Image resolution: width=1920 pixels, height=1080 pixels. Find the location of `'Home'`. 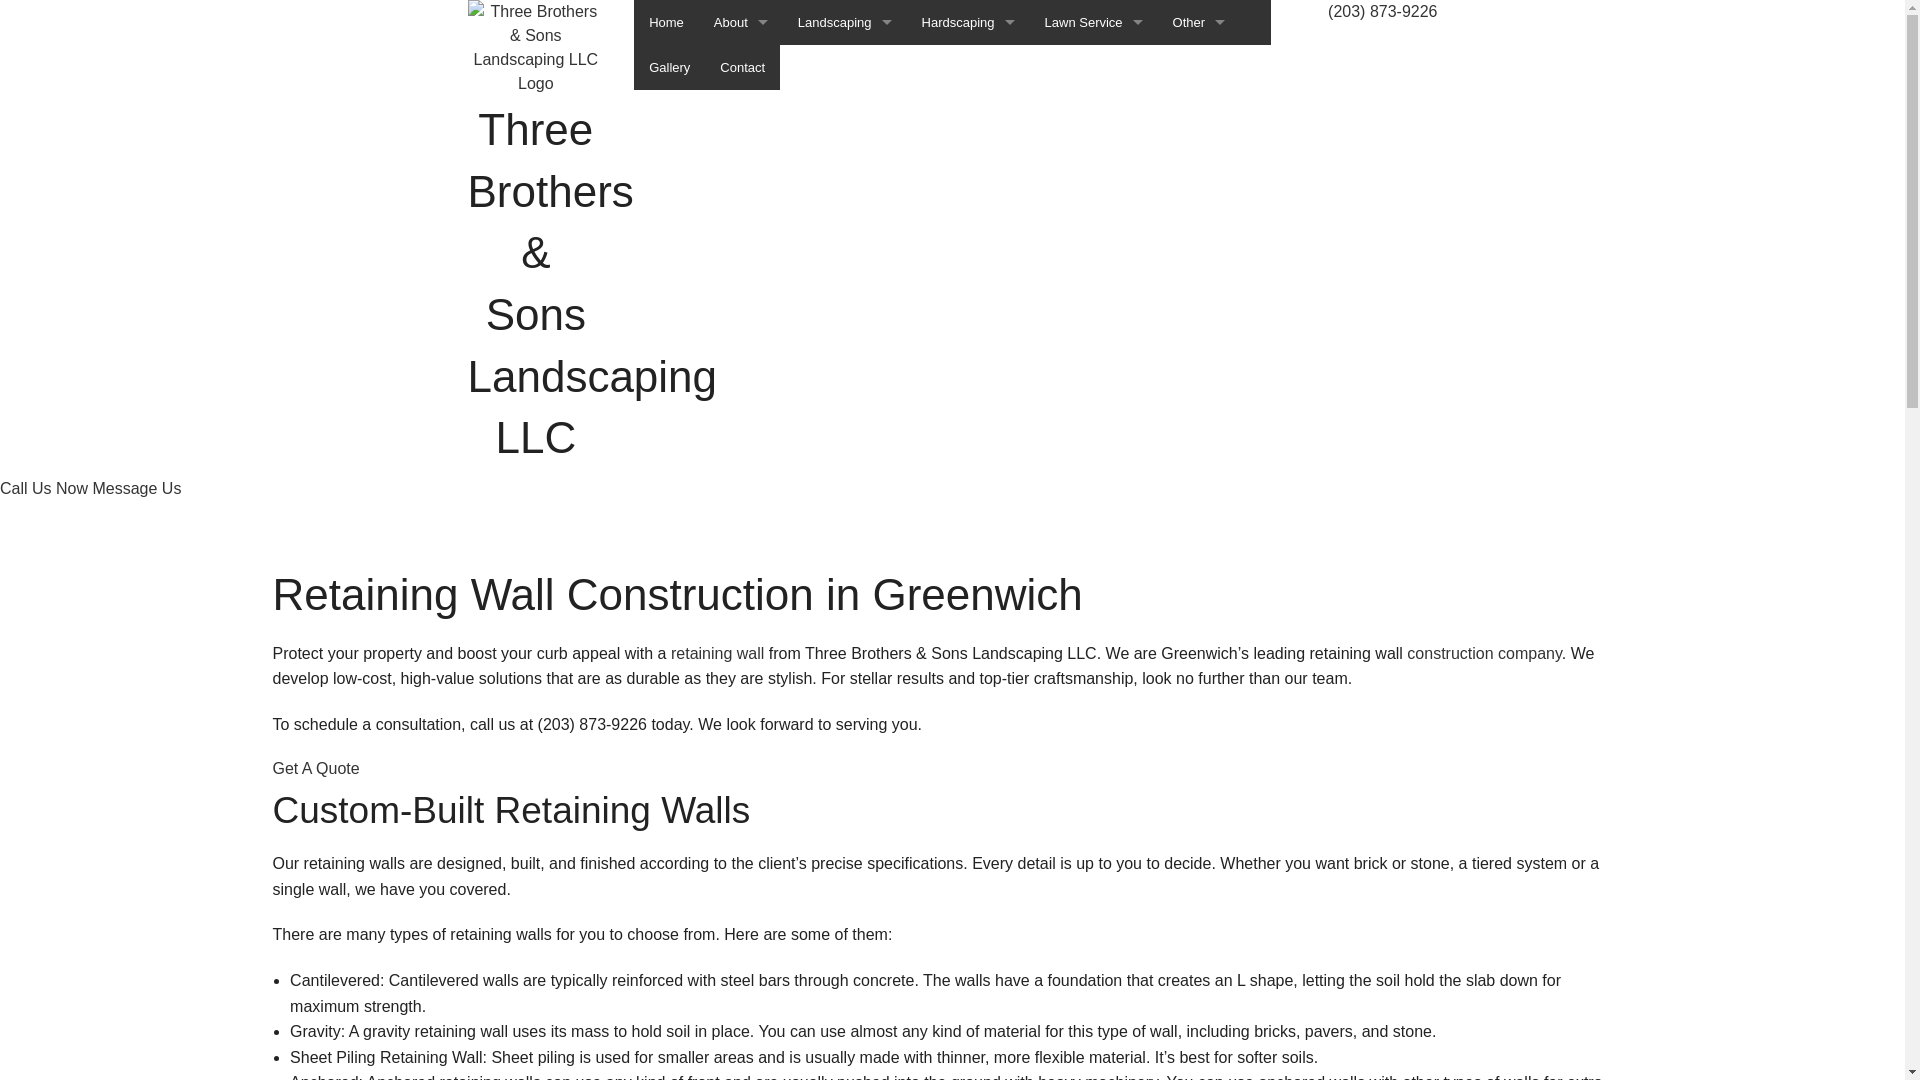

'Home' is located at coordinates (666, 22).